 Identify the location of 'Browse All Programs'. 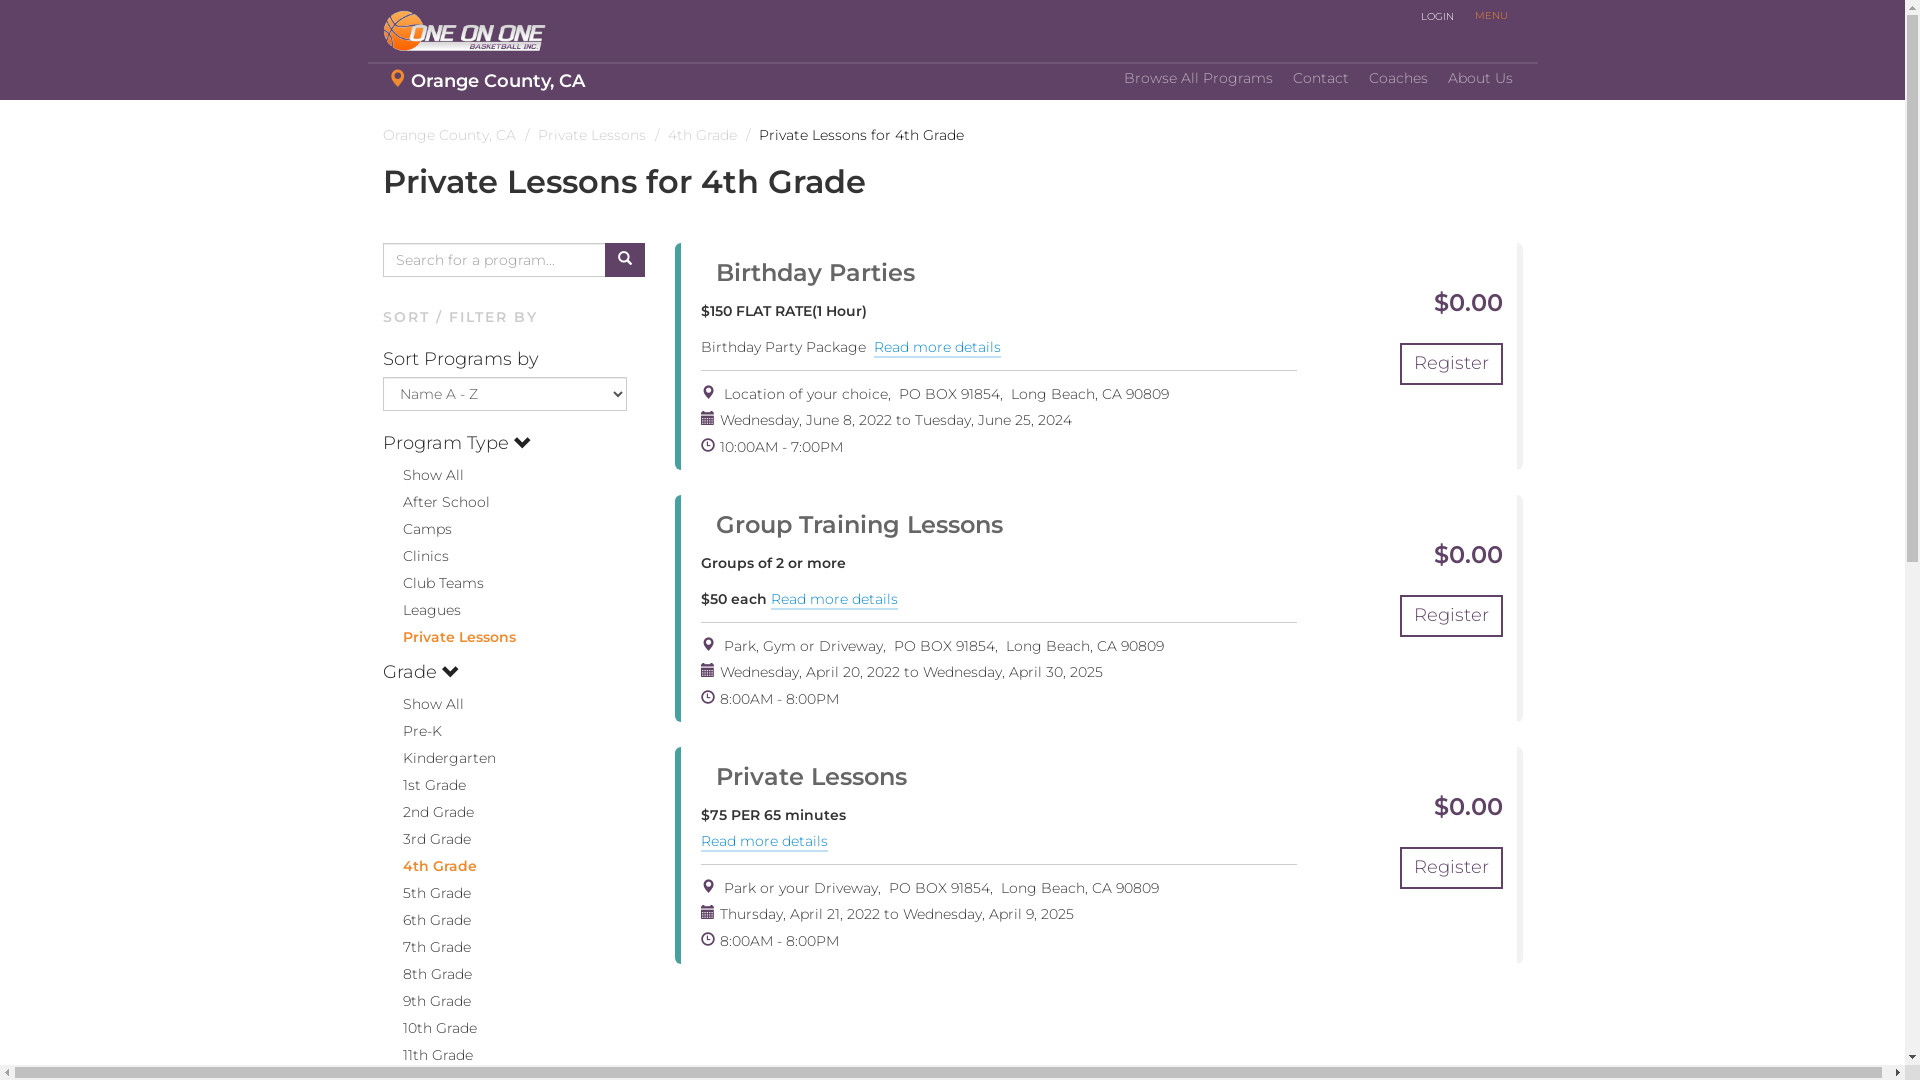
(1198, 77).